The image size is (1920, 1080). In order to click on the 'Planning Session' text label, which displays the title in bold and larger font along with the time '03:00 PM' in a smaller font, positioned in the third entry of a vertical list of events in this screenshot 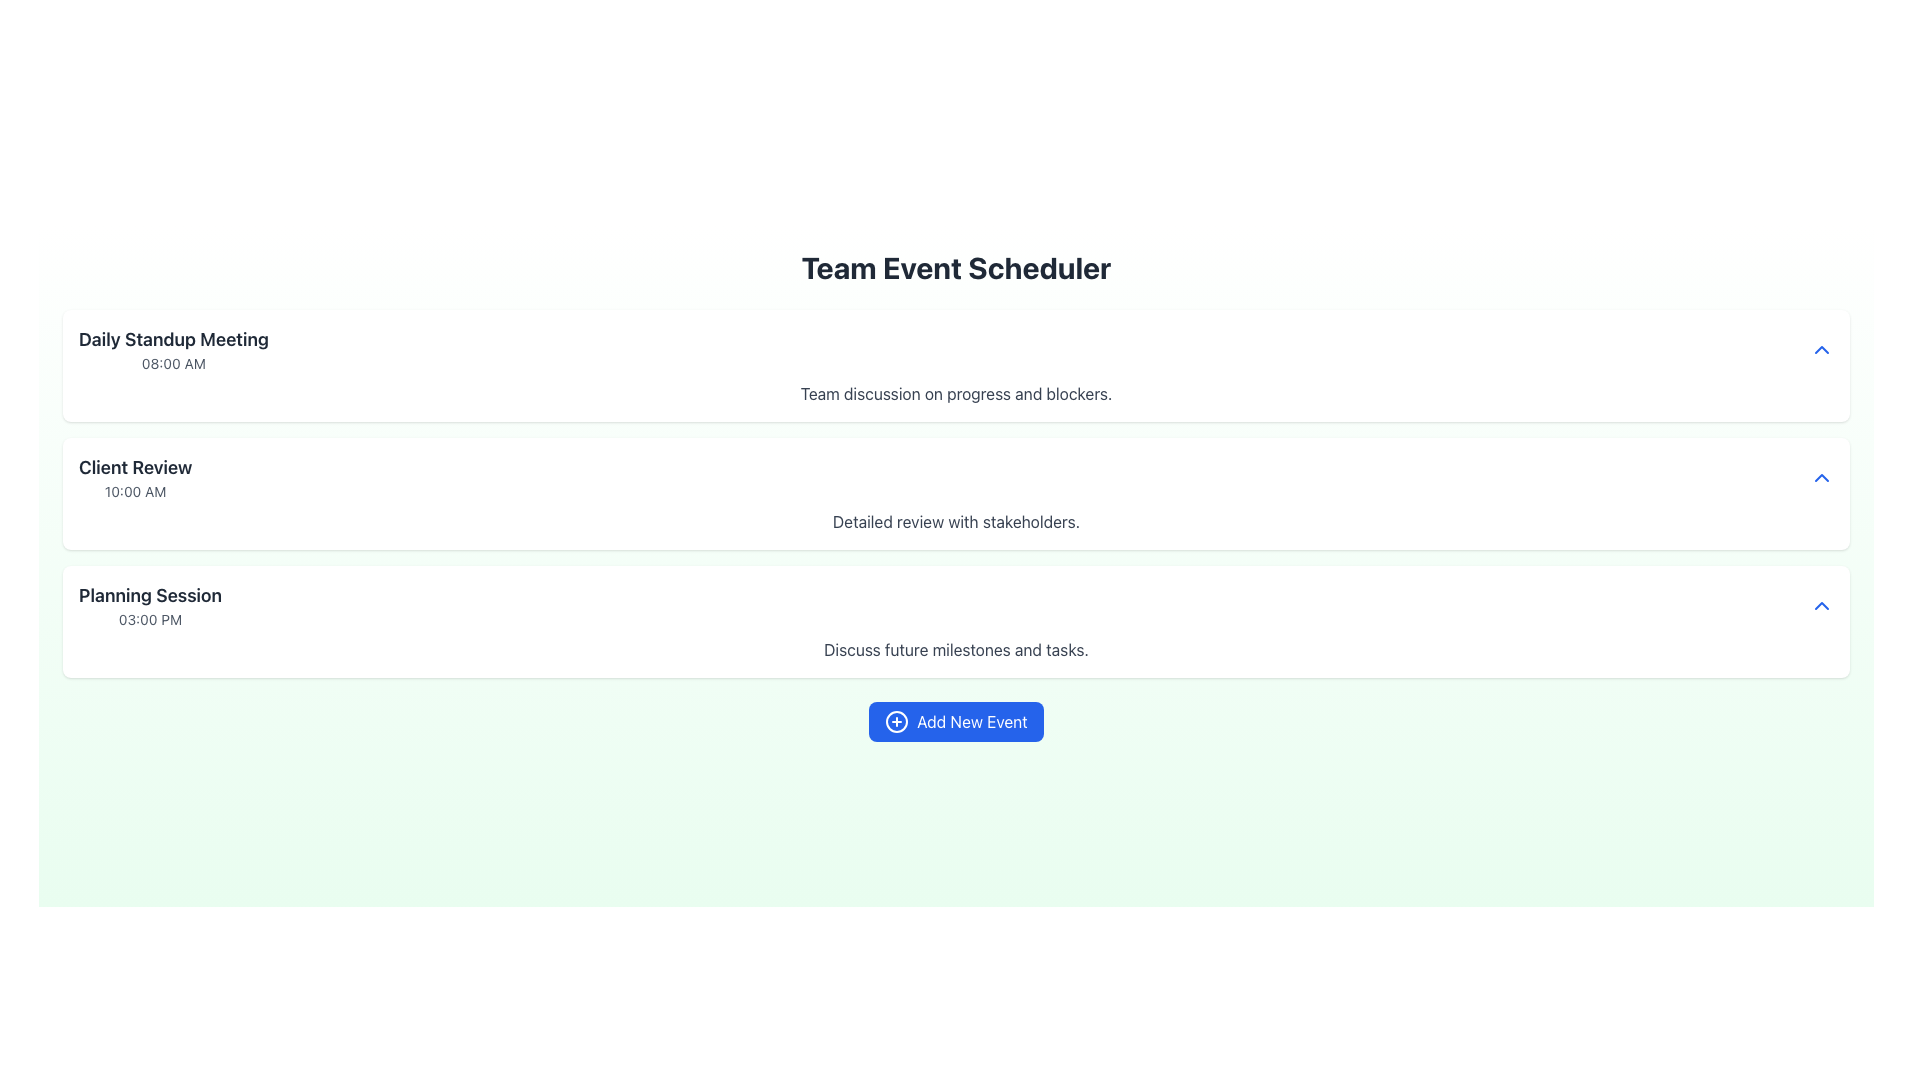, I will do `click(149, 604)`.